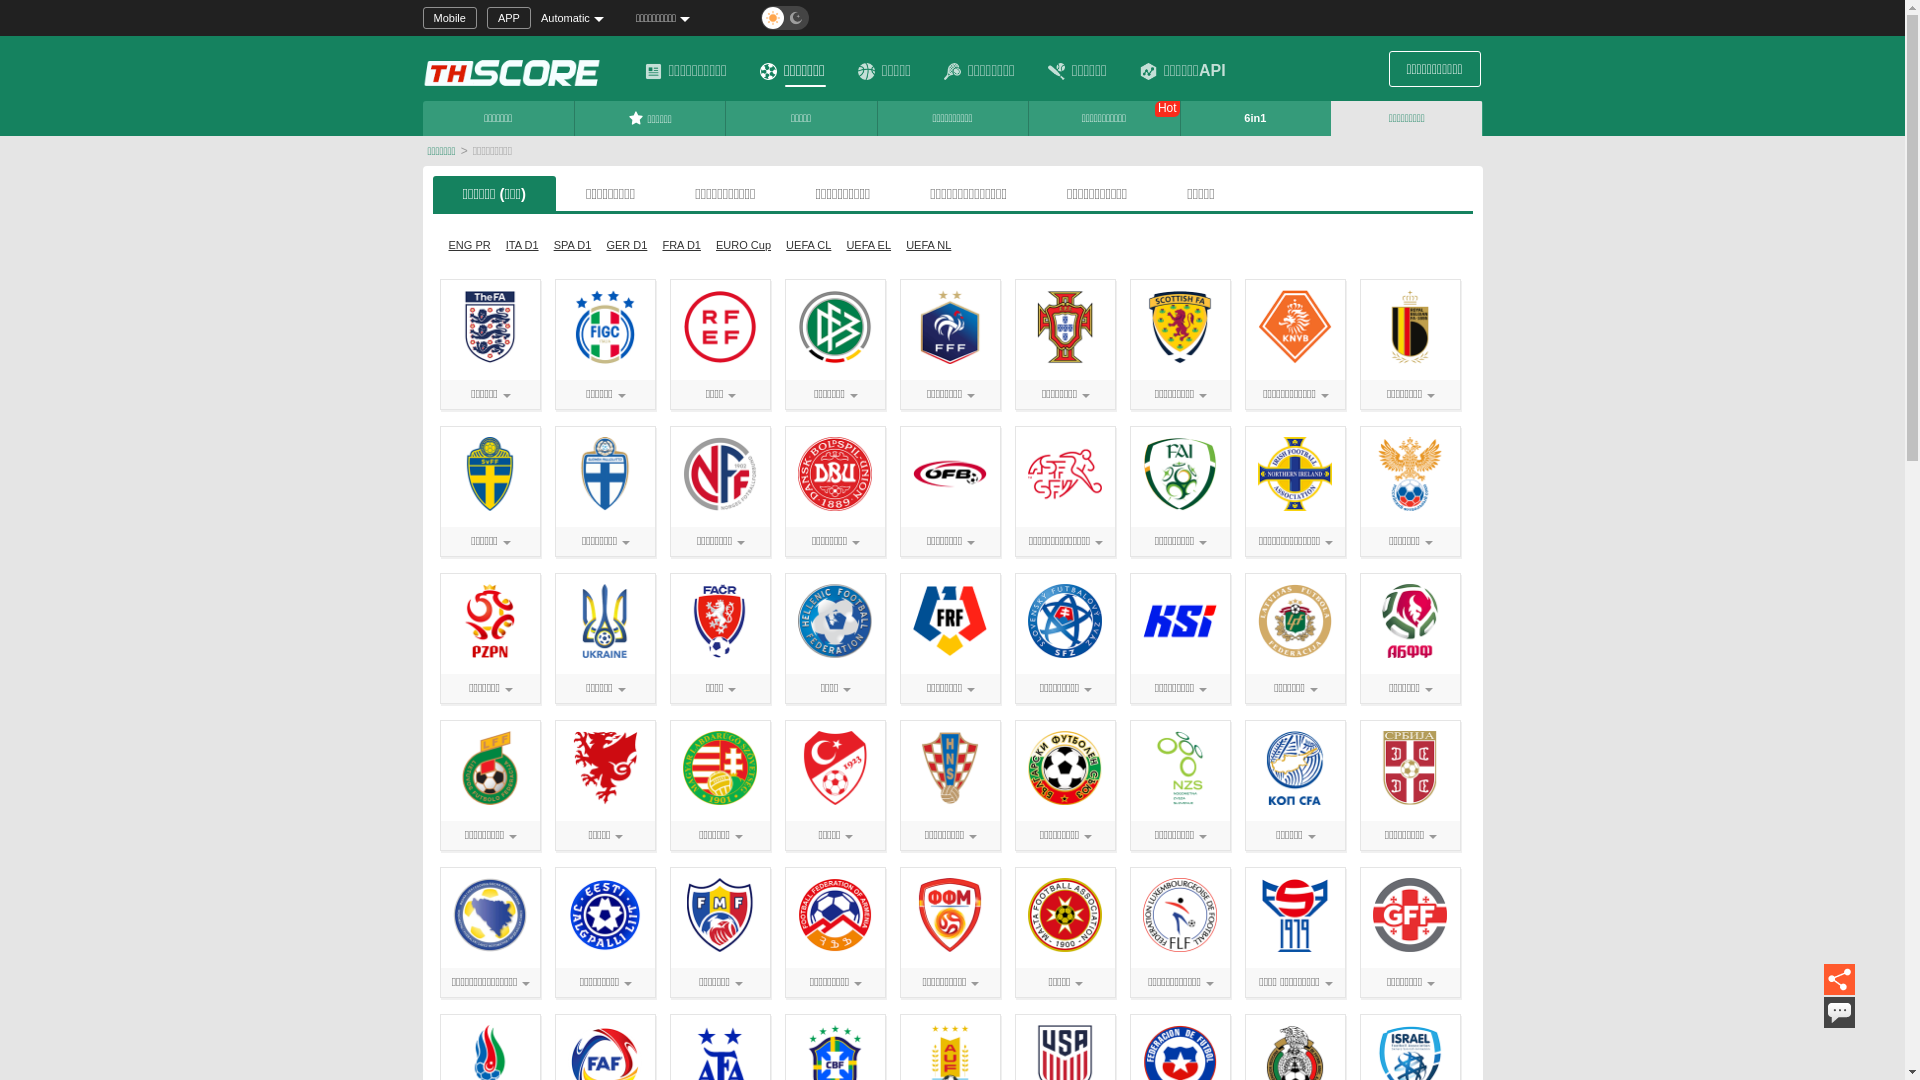 The height and width of the screenshot is (1080, 1920). I want to click on 'Automatic', so click(579, 18).